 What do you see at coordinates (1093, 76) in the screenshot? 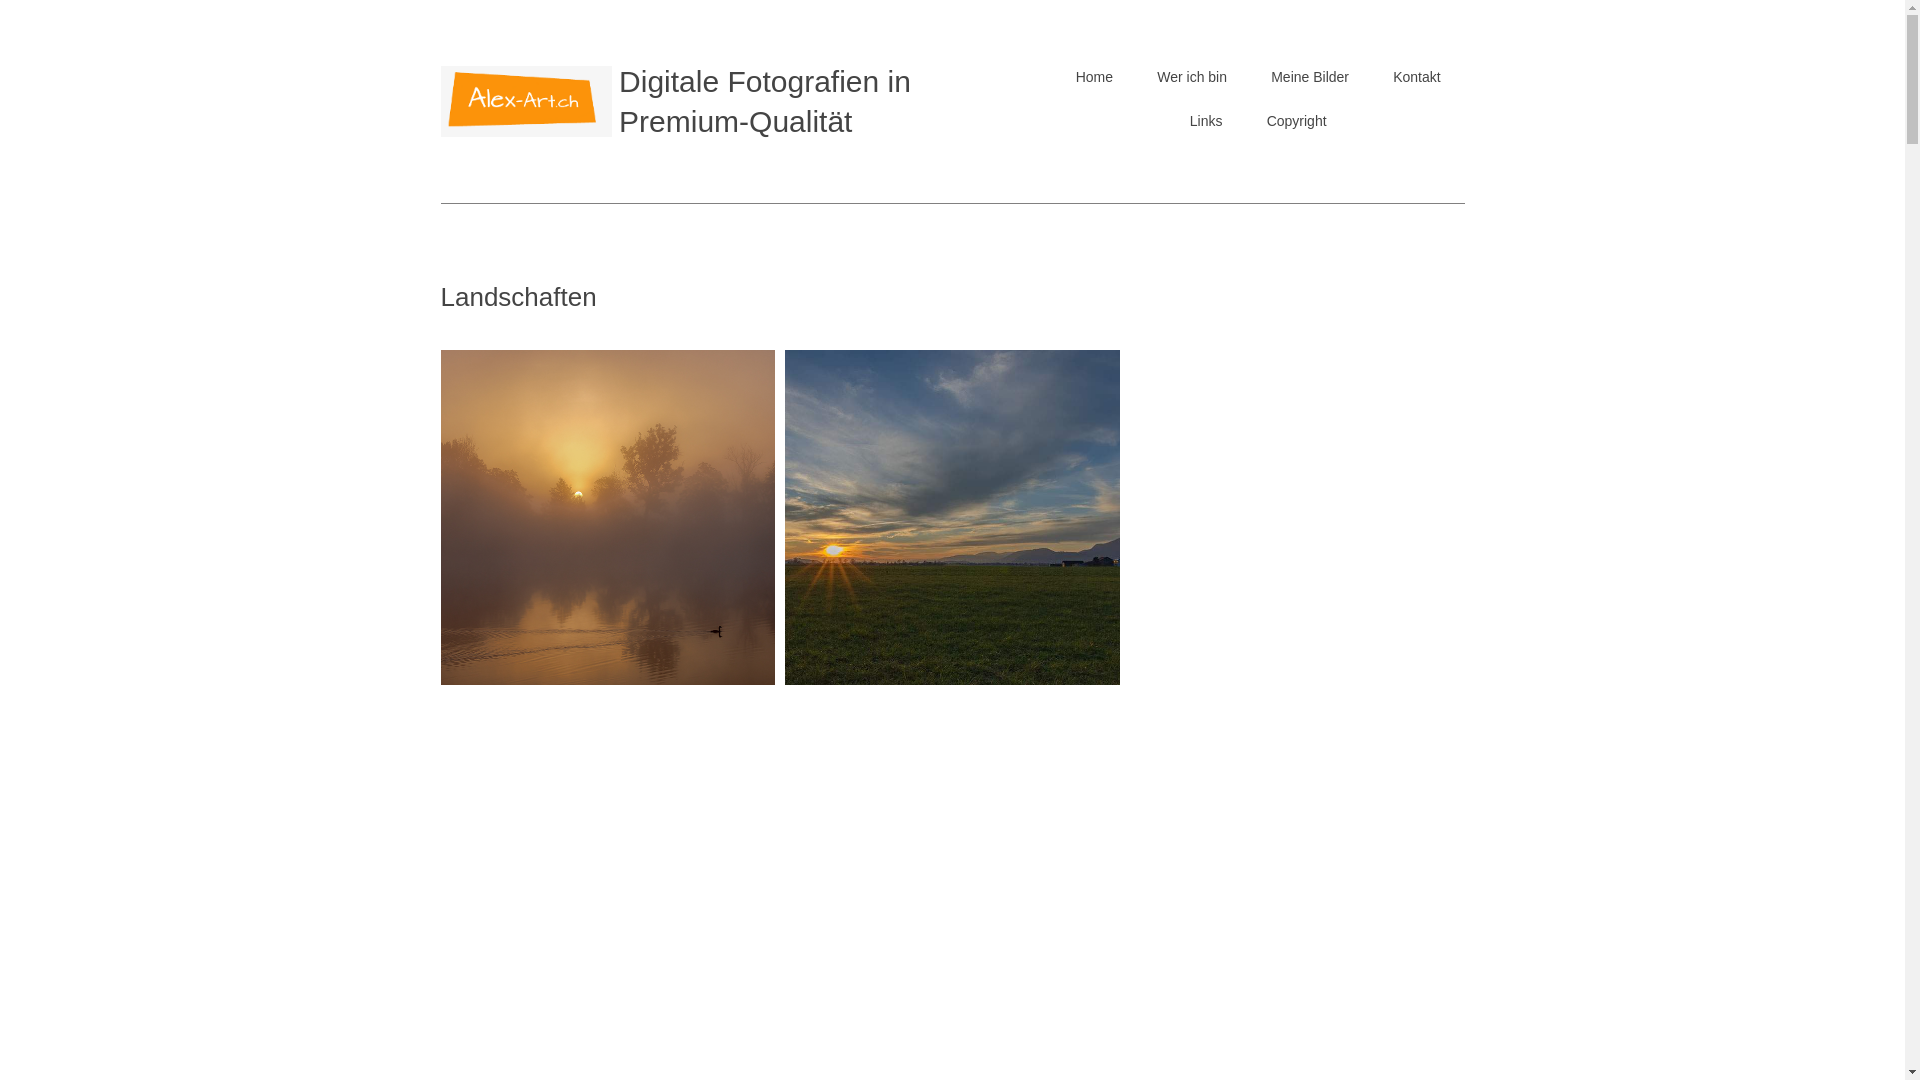
I see `'Home'` at bounding box center [1093, 76].